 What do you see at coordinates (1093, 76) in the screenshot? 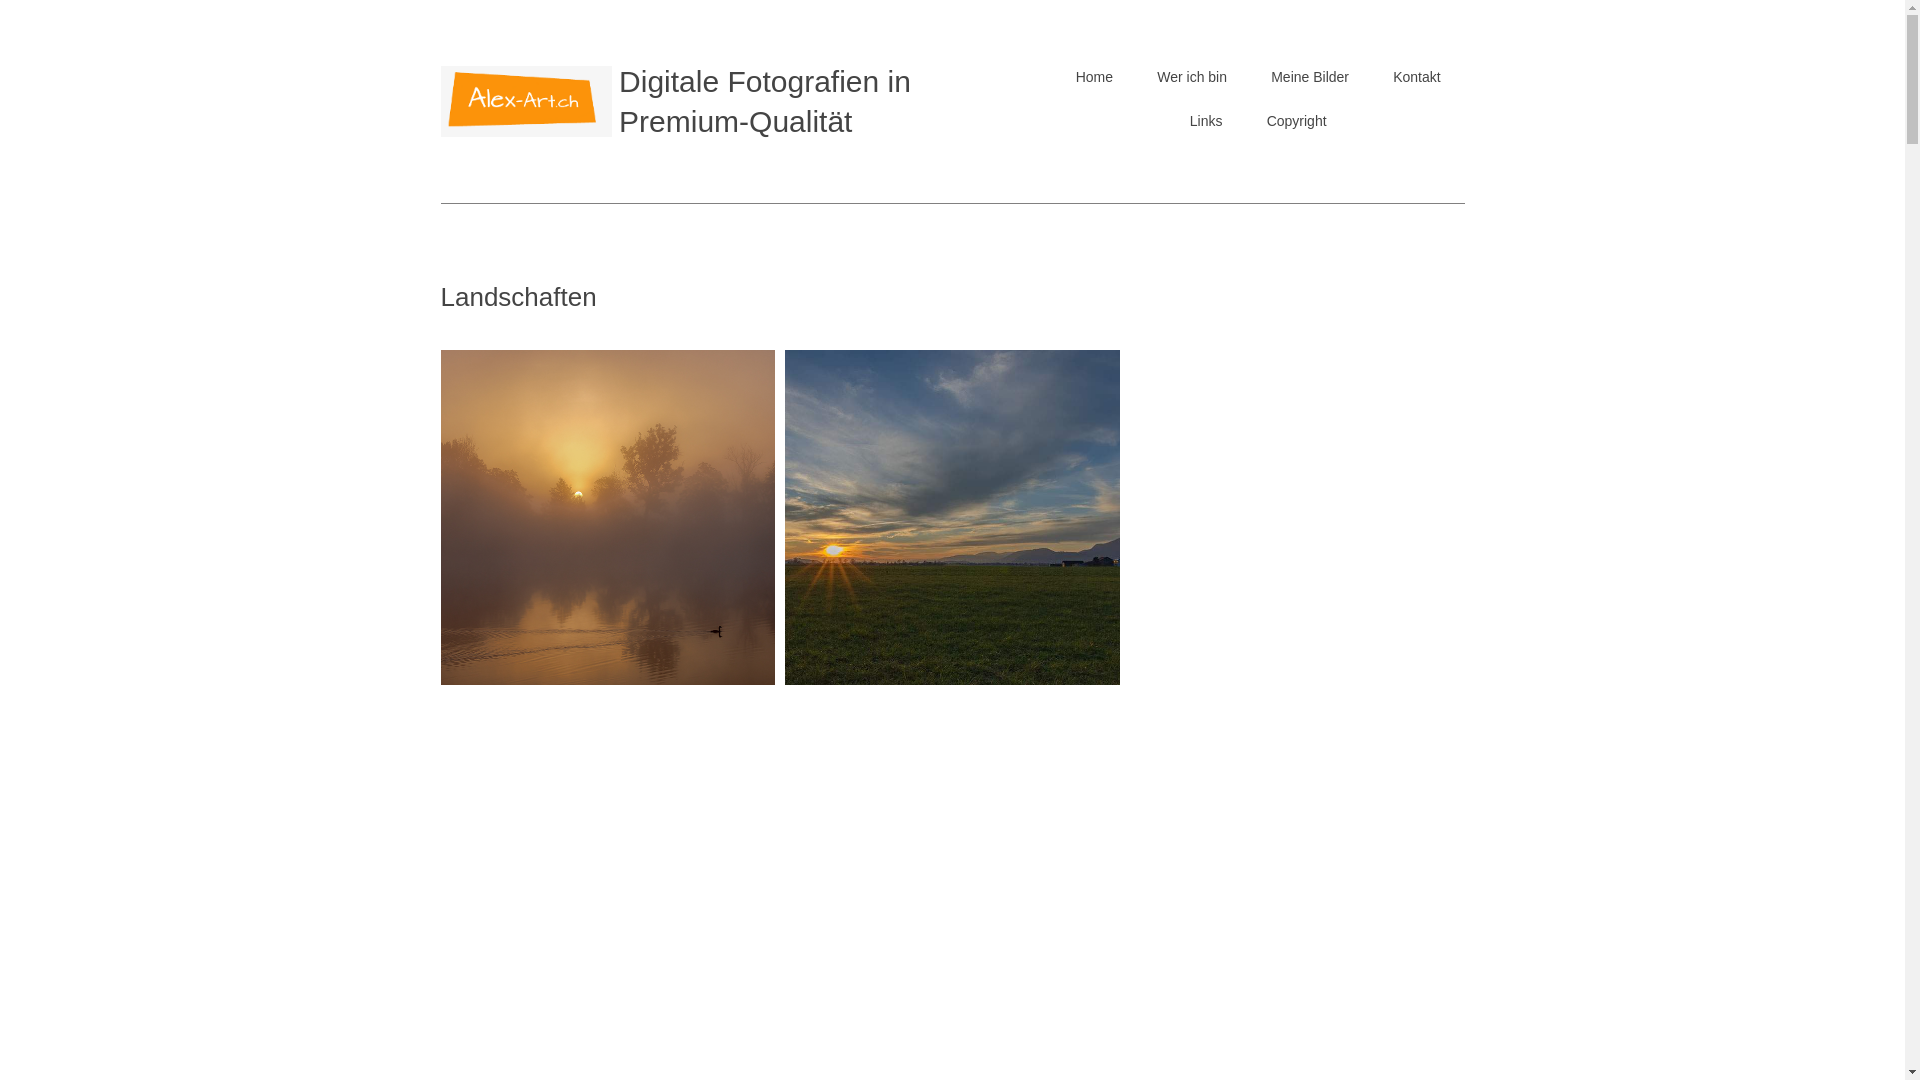
I see `'Home'` at bounding box center [1093, 76].